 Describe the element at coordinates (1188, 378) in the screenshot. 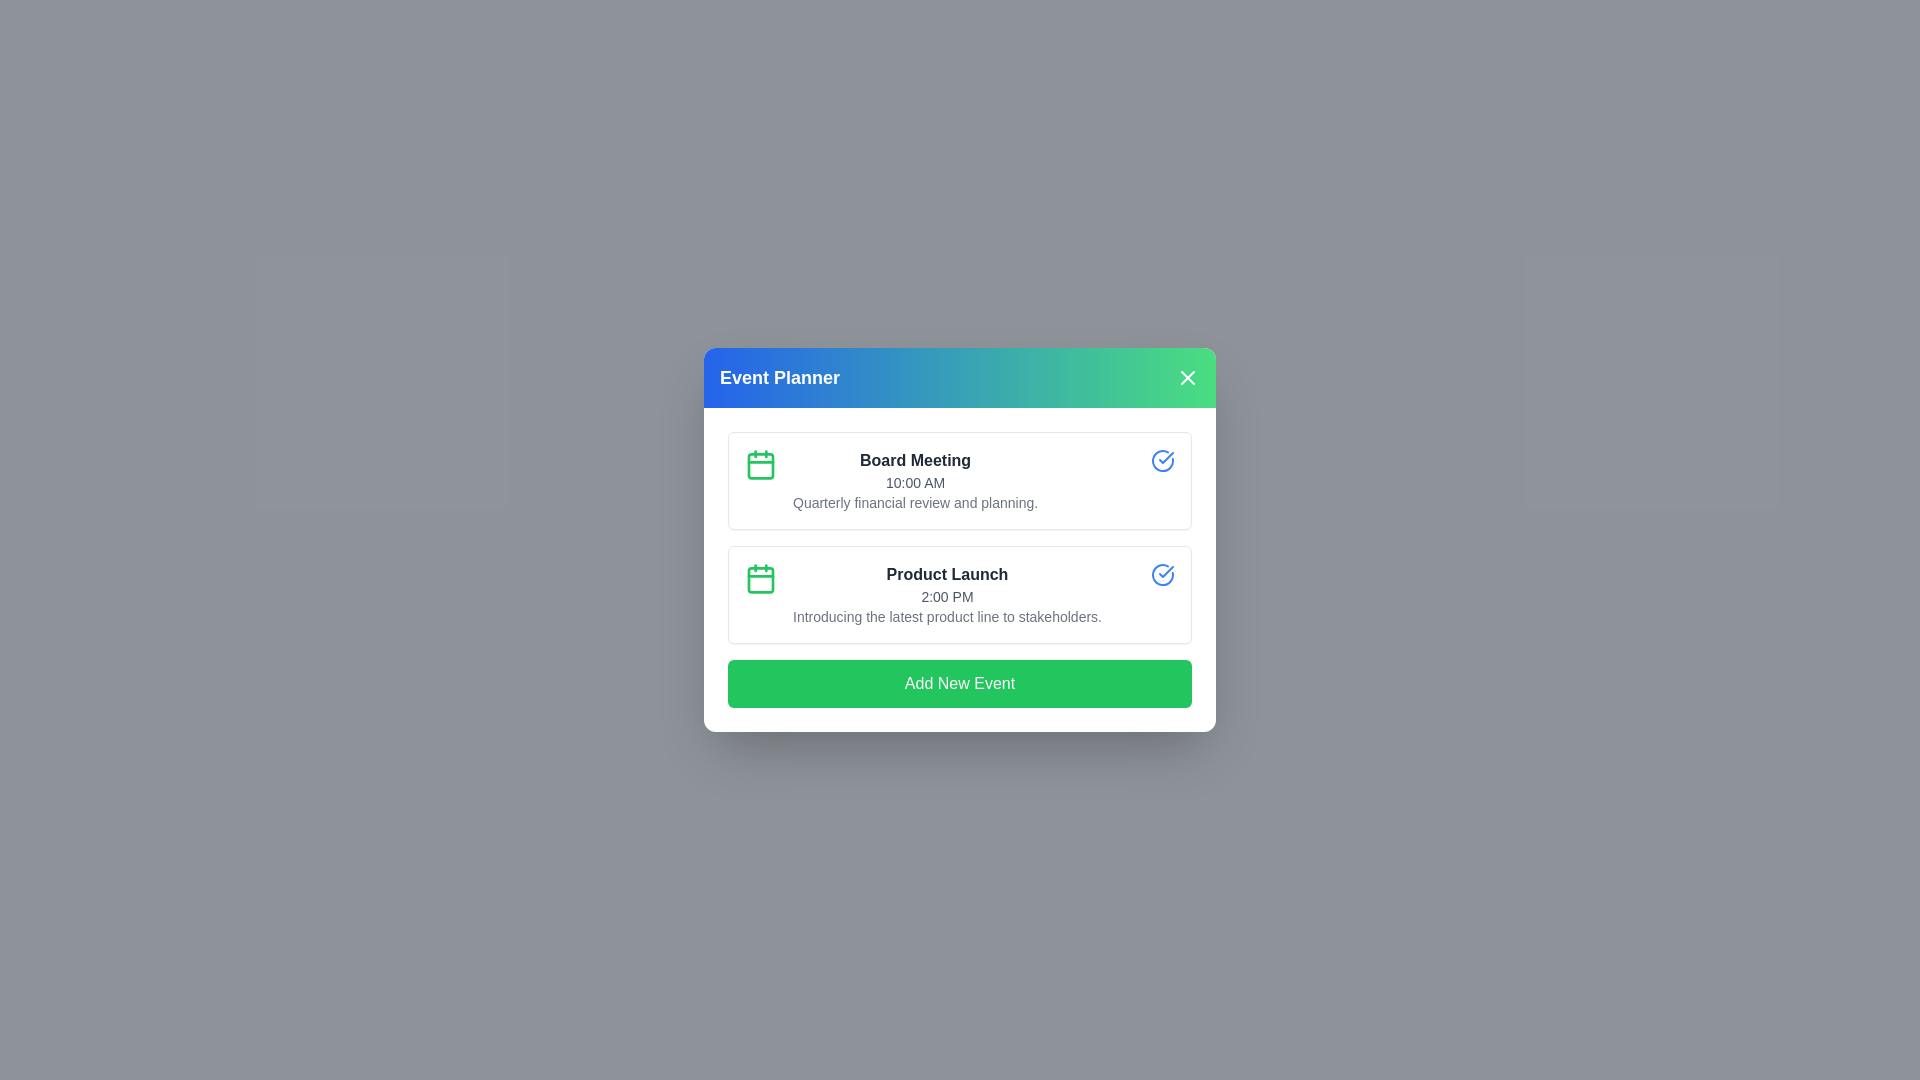

I see `the close button located in the top-right corner of the modal window` at that location.